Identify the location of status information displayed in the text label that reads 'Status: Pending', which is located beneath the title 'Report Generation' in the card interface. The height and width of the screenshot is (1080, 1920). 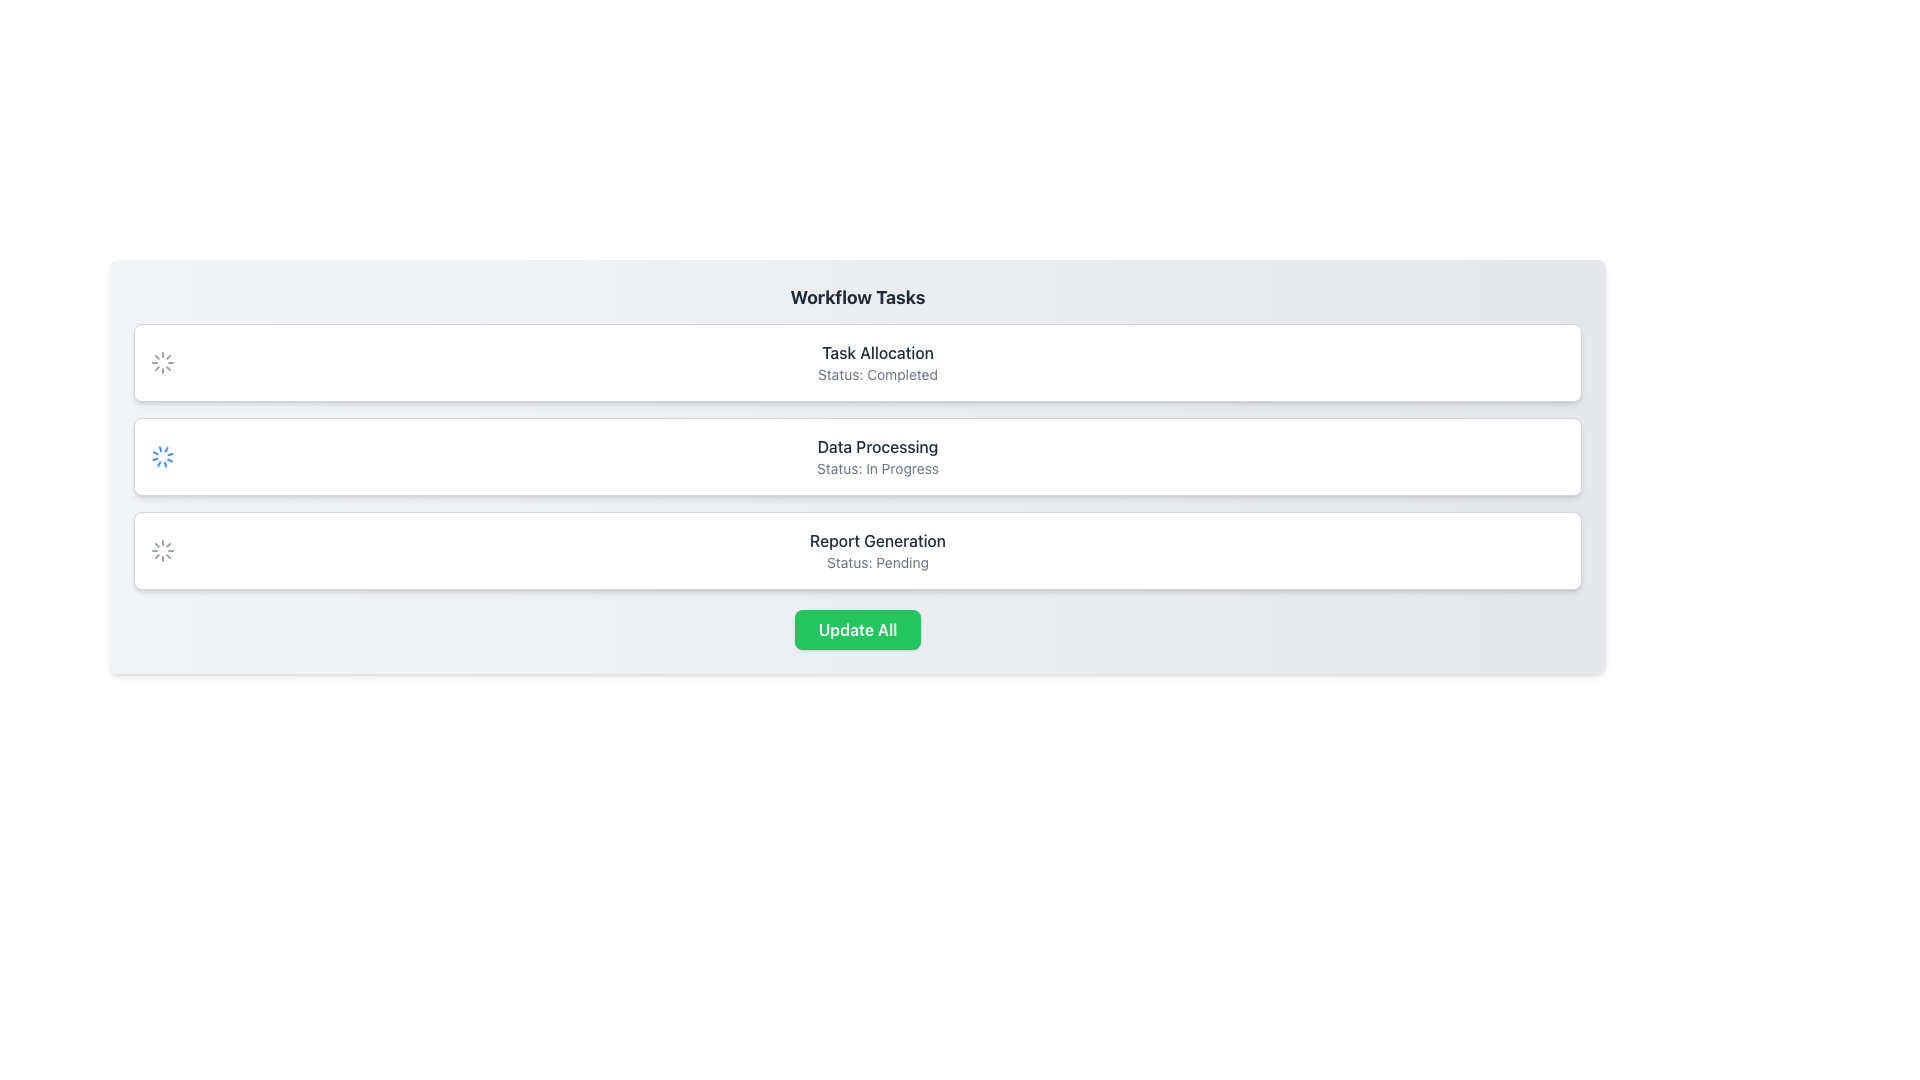
(878, 563).